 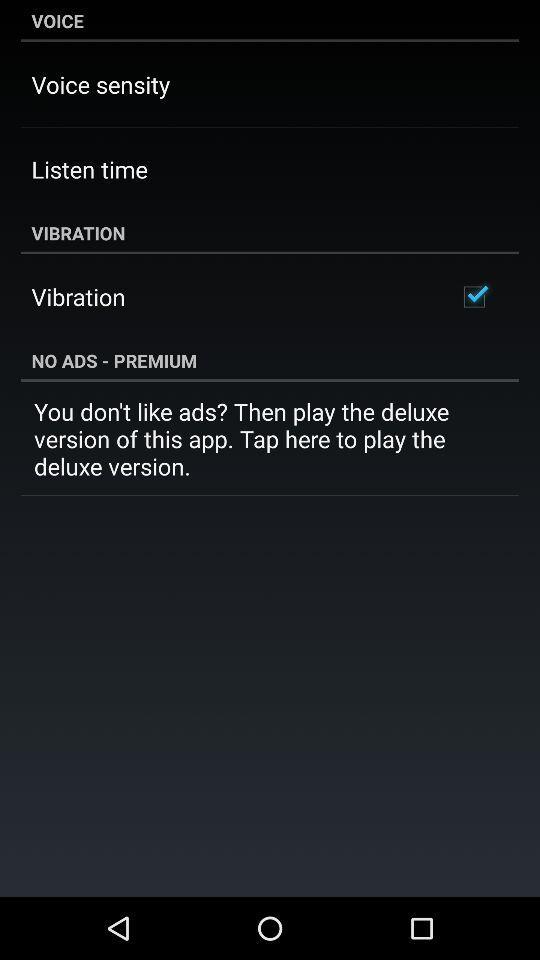 I want to click on voice sensity item, so click(x=99, y=84).